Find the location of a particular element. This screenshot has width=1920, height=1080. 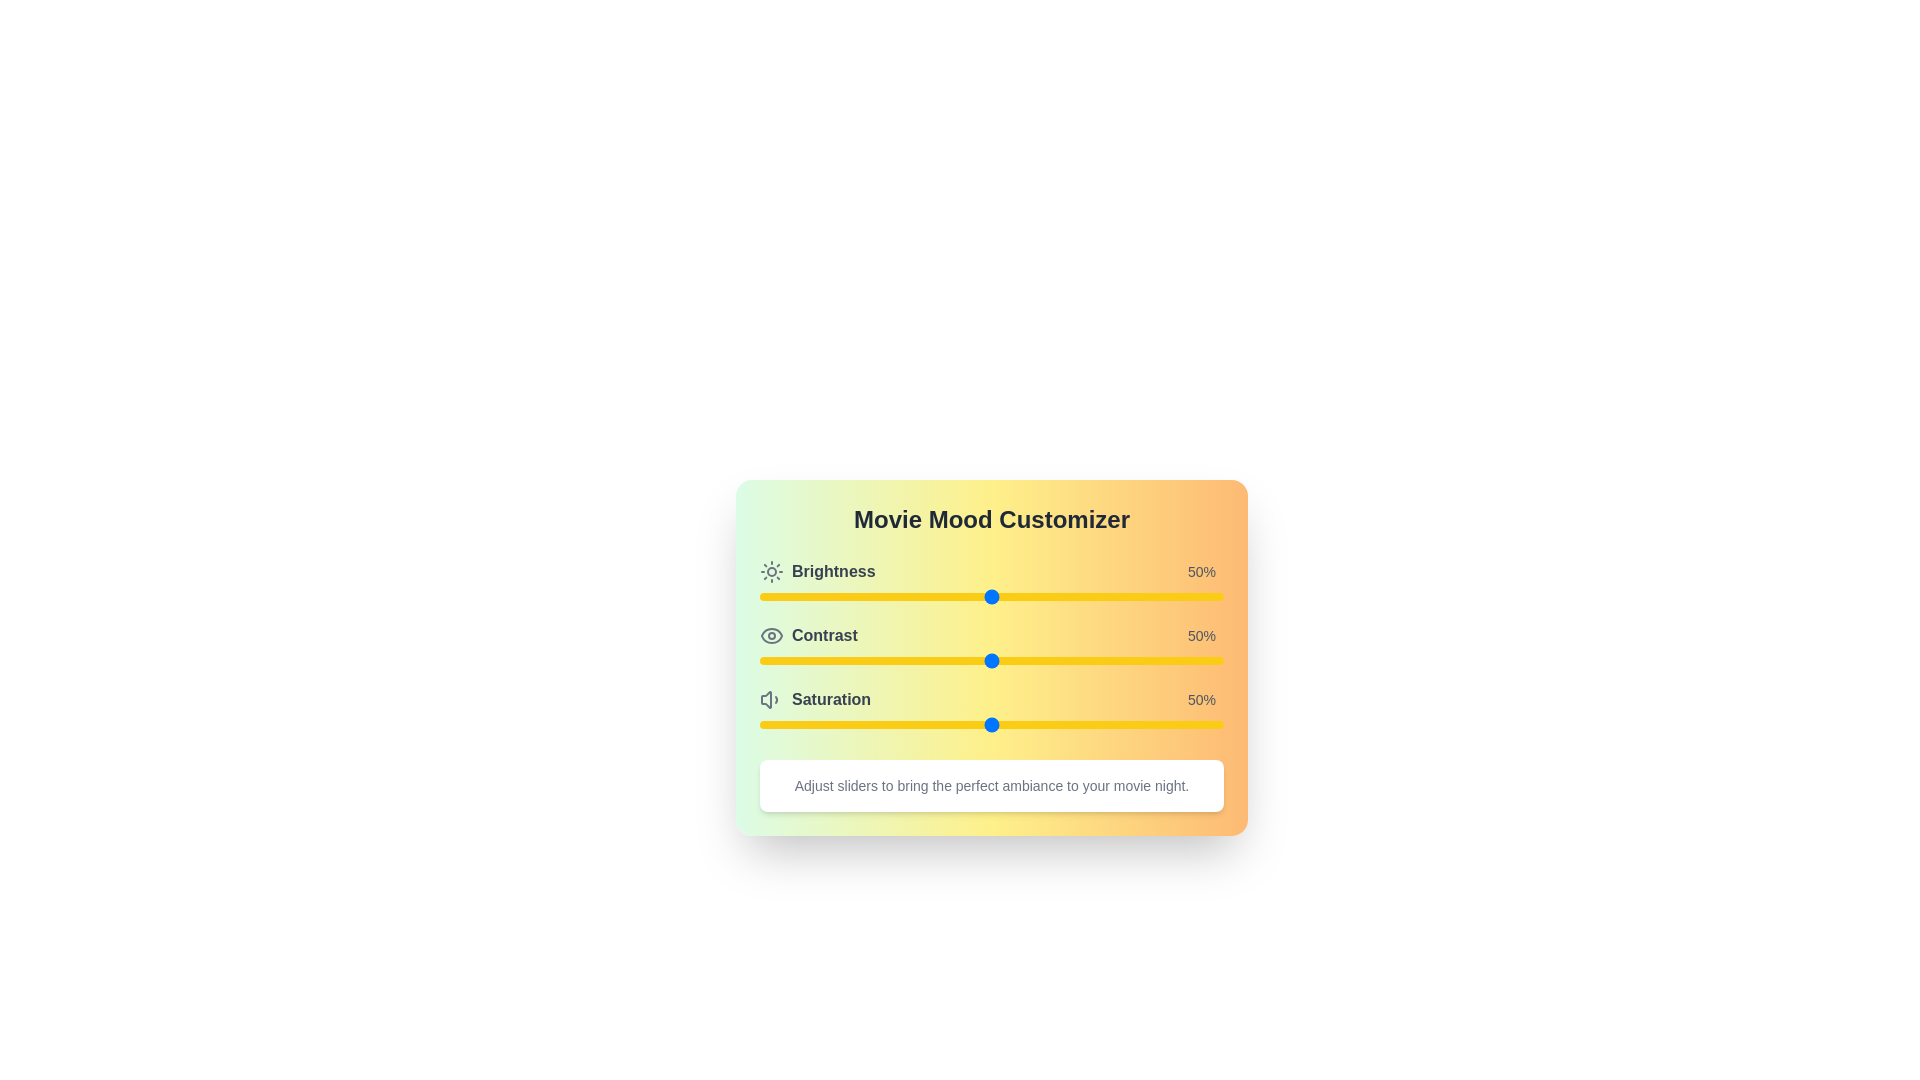

brightness is located at coordinates (777, 596).